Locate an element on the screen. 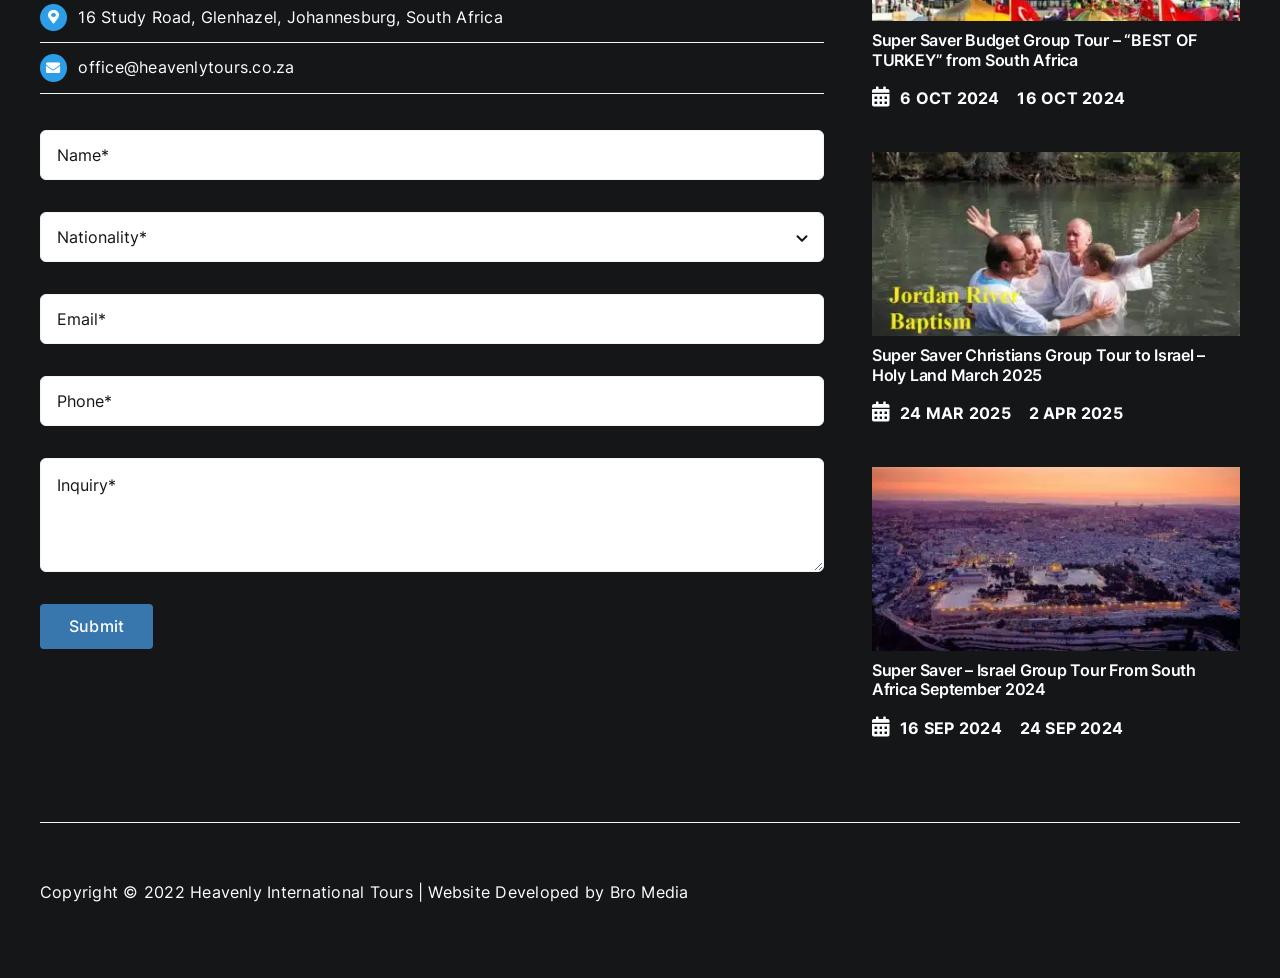  'Copyright © 2022 Heavenly International Tours | Website Developed by' is located at coordinates (39, 891).